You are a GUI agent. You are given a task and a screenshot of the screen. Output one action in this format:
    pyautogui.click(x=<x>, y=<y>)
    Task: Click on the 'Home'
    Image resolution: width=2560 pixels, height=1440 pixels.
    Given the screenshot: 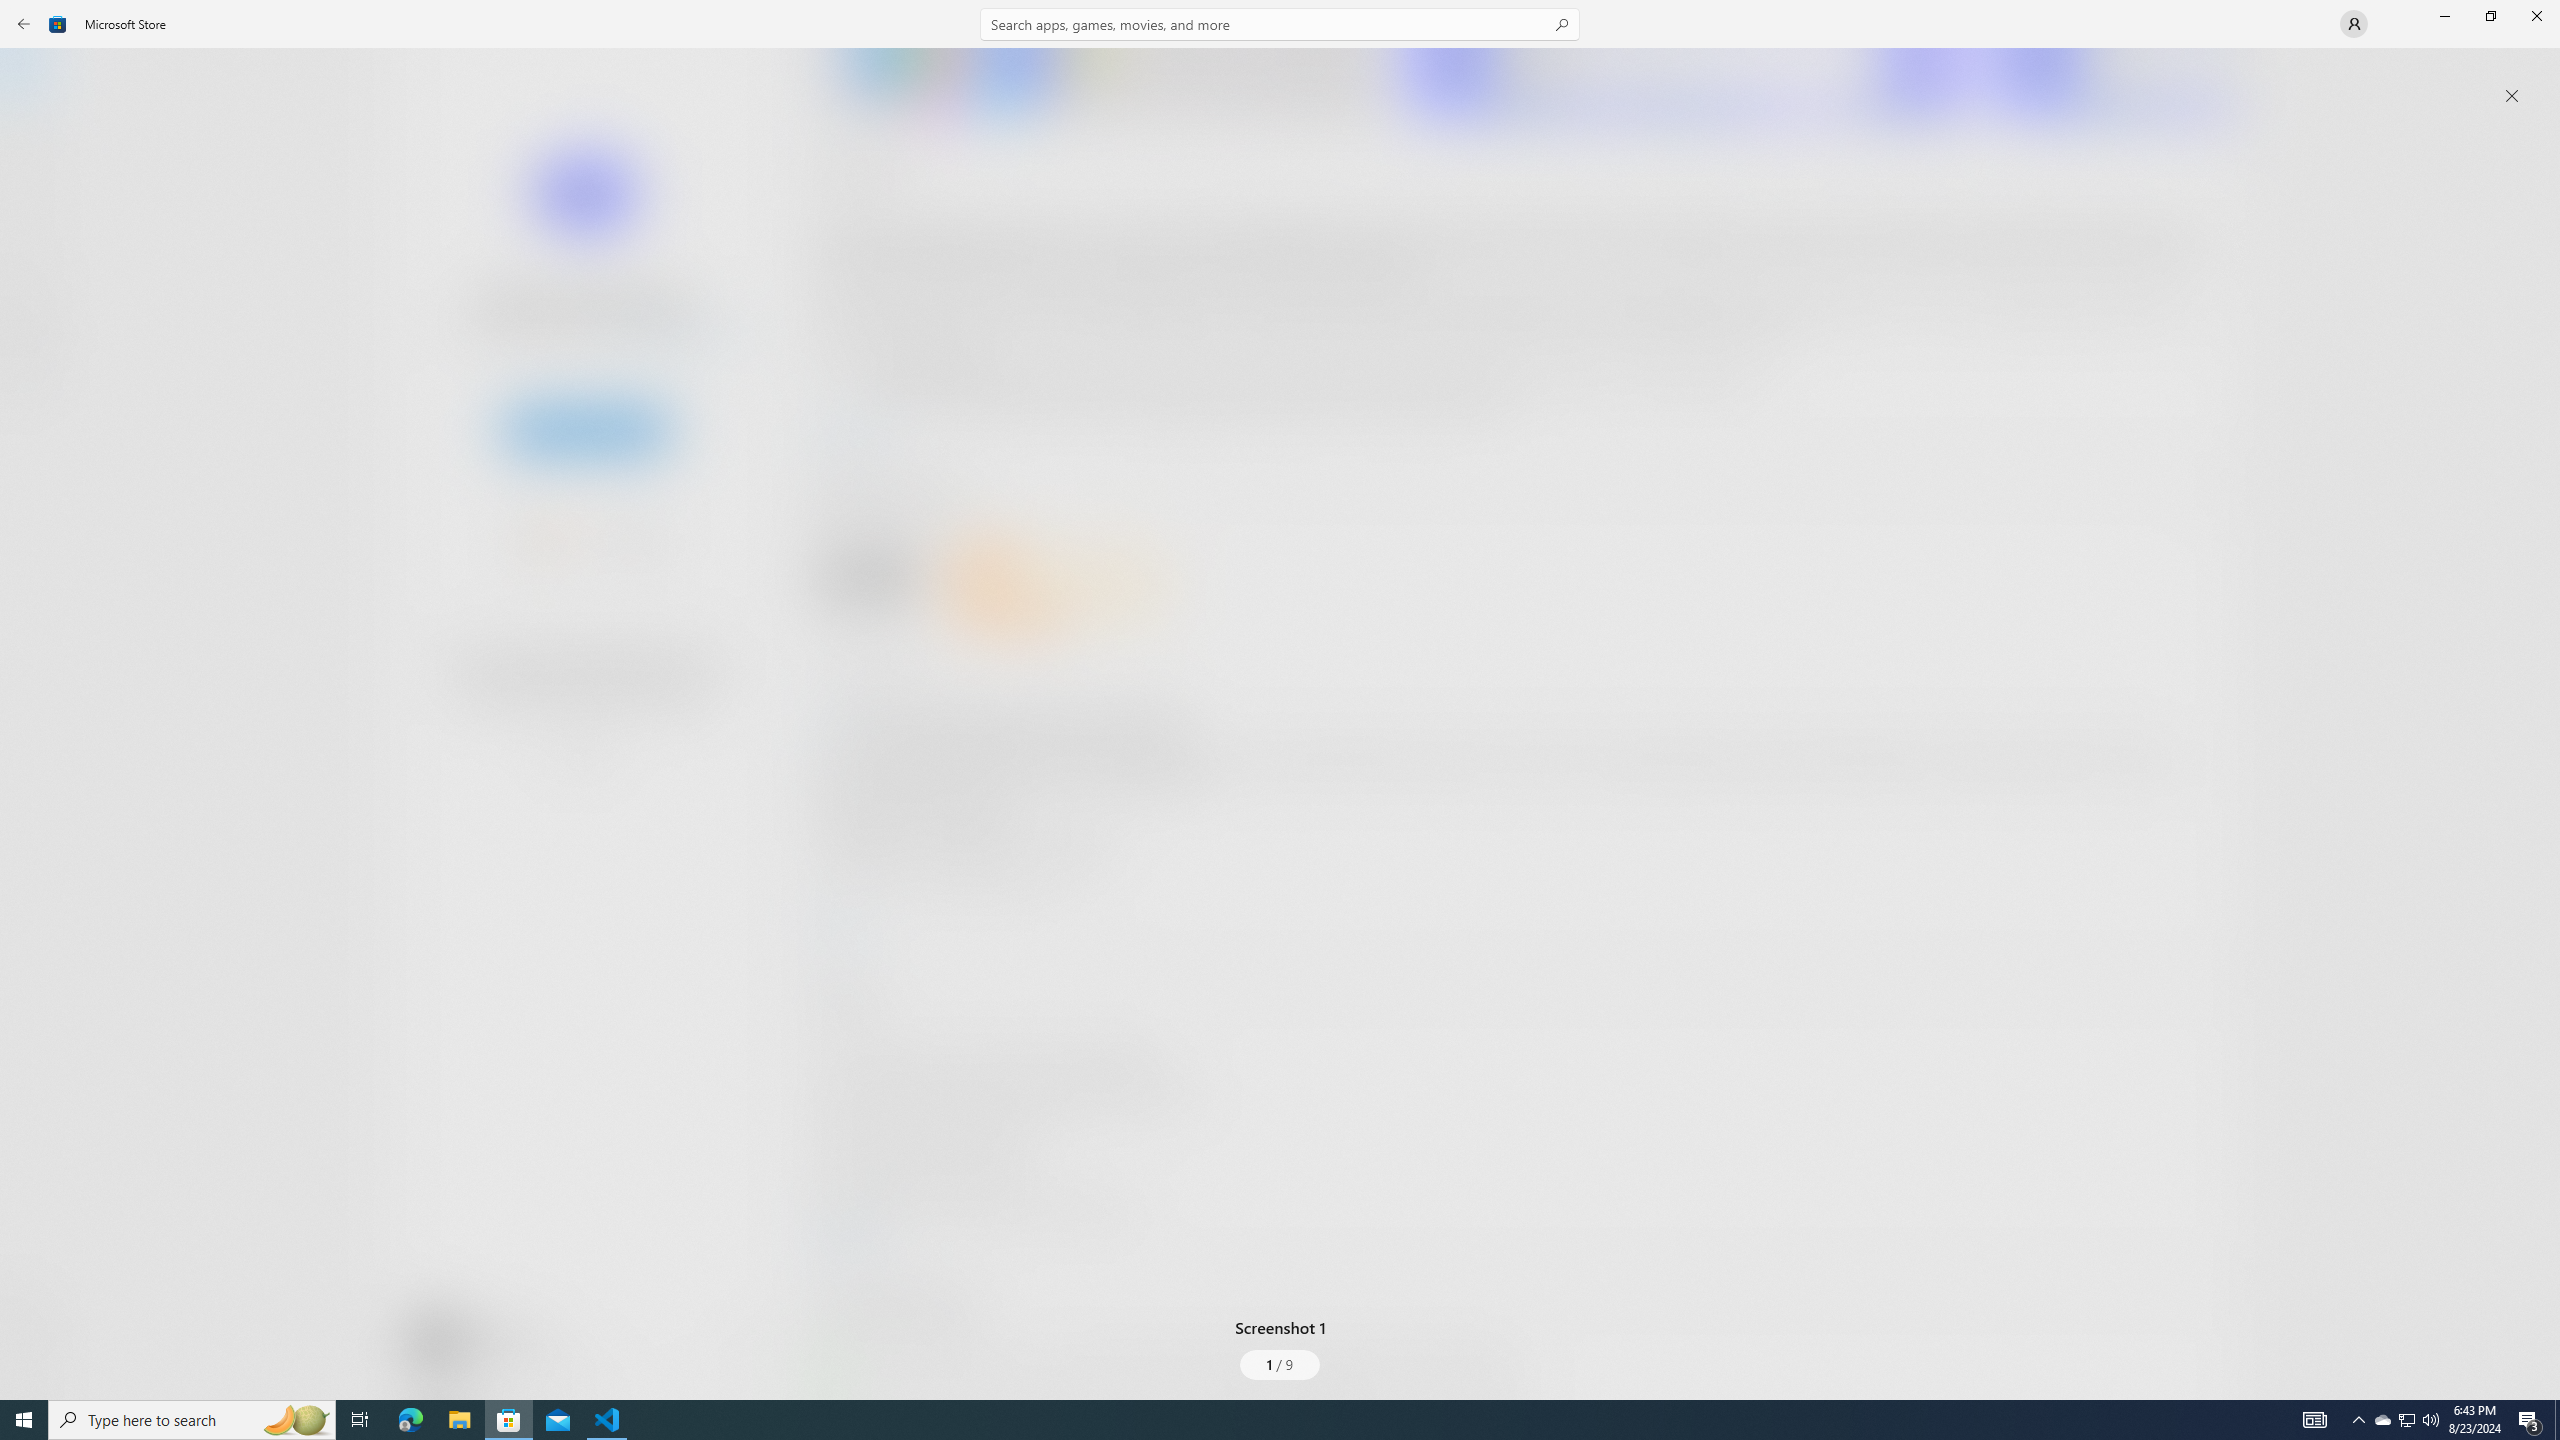 What is the action you would take?
    pyautogui.click(x=34, y=78)
    